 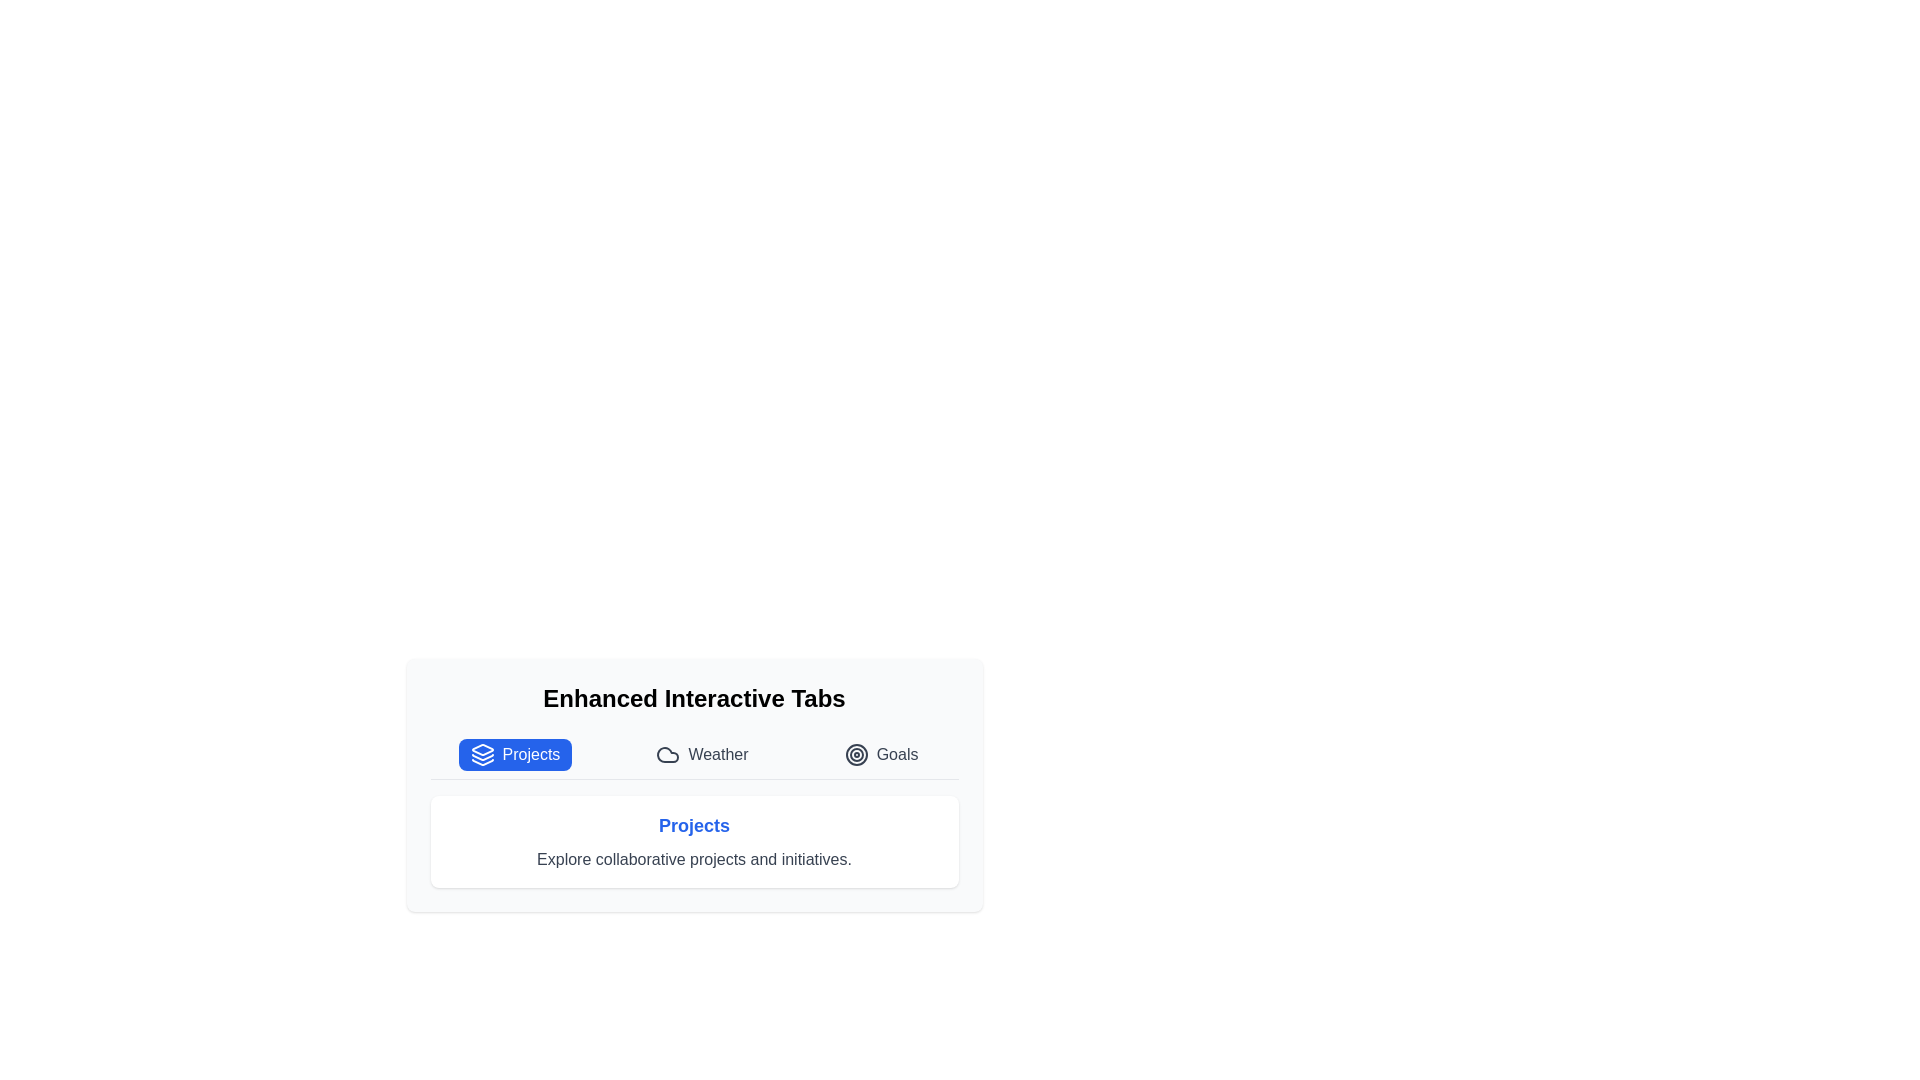 I want to click on the Goals tab to activate it, so click(x=880, y=755).